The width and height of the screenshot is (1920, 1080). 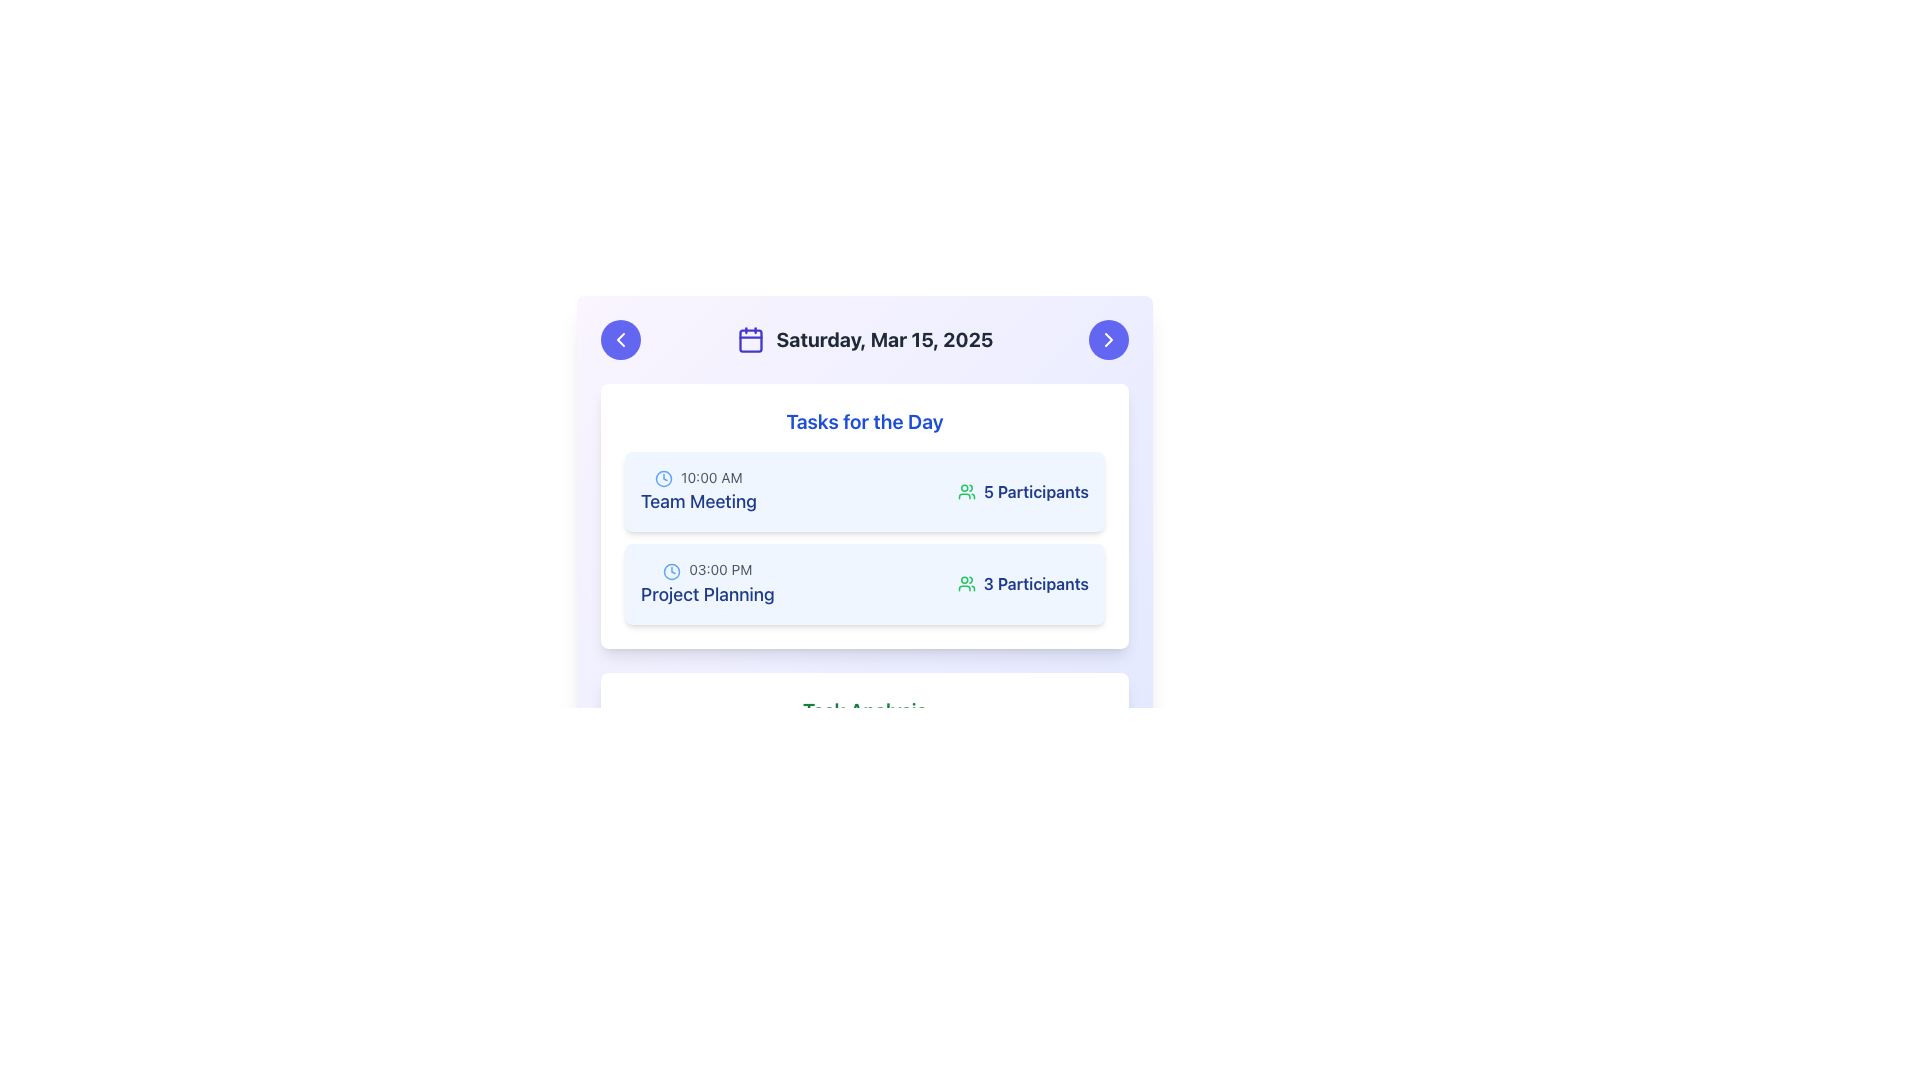 What do you see at coordinates (1107, 338) in the screenshot?
I see `the circular indigo button with a rightward arrow icon located at the far right of the header section` at bounding box center [1107, 338].